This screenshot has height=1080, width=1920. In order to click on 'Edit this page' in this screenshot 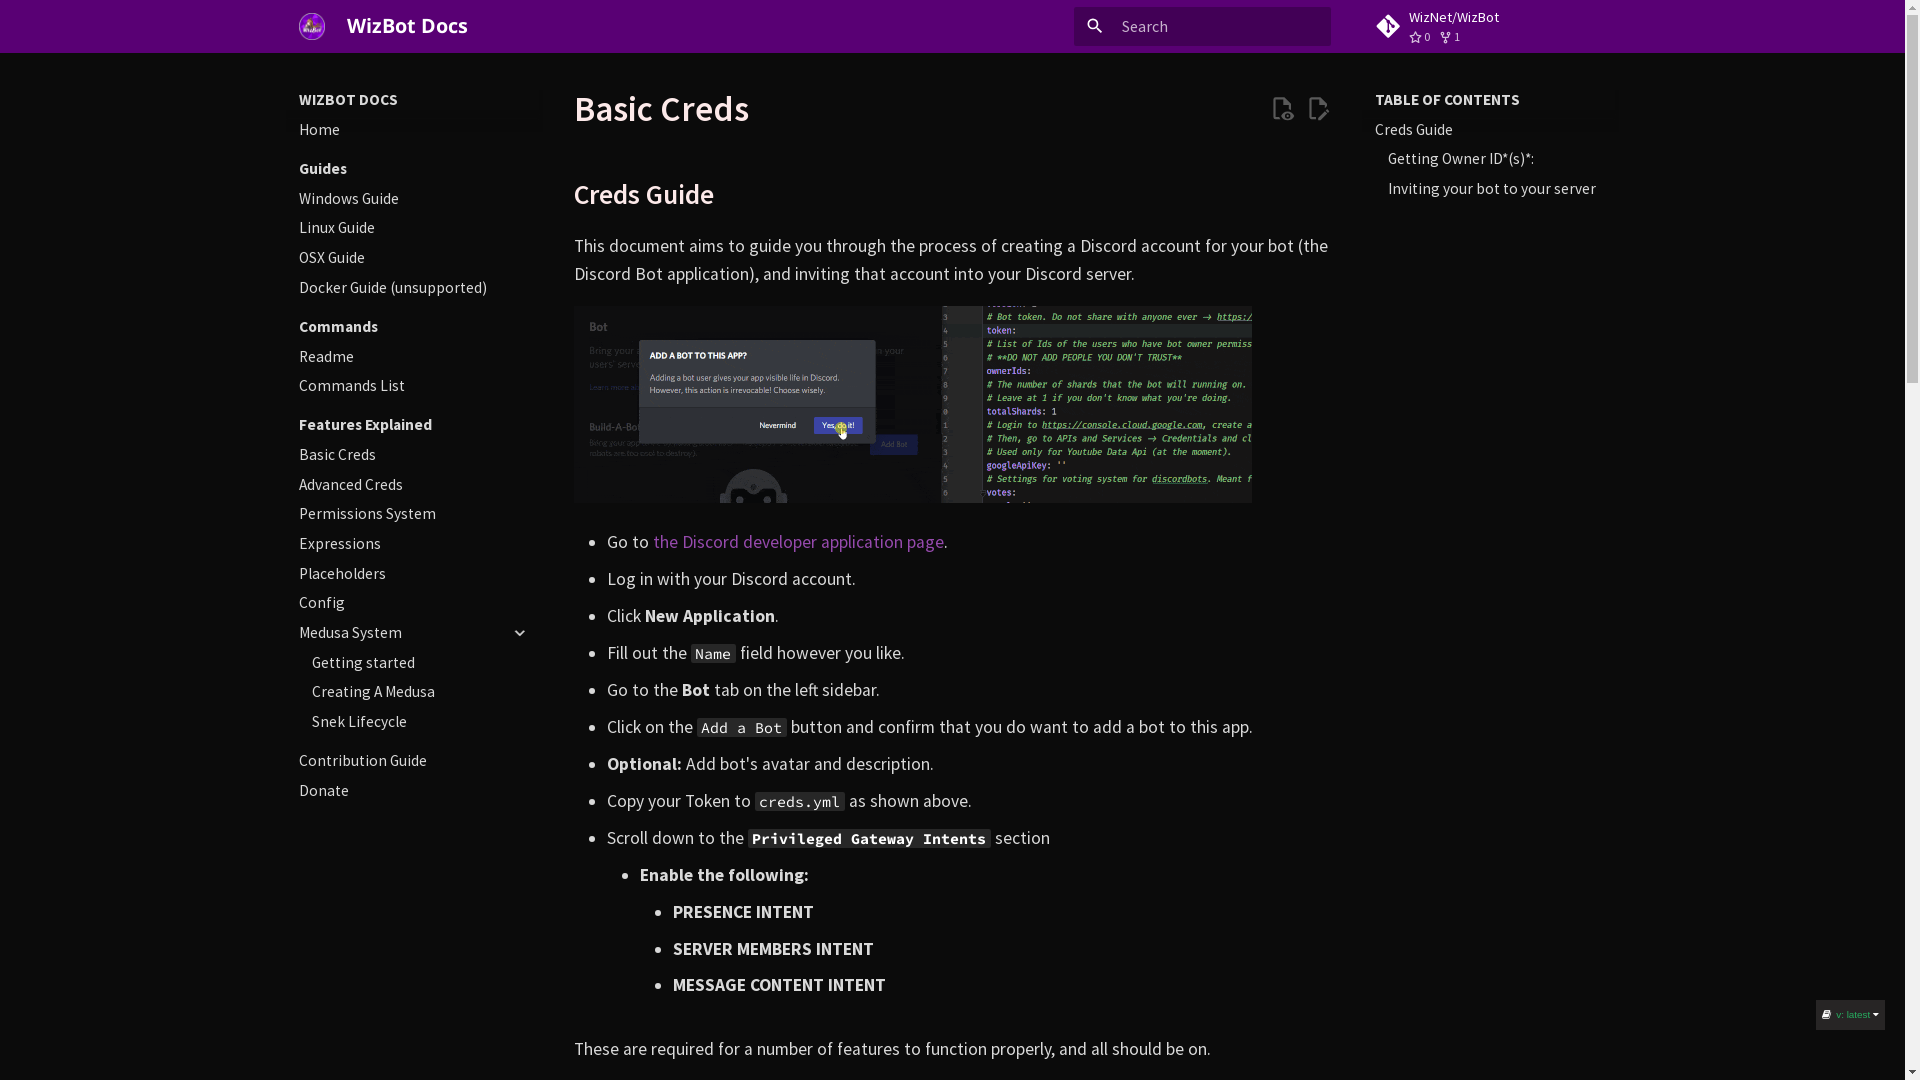, I will do `click(1318, 108)`.